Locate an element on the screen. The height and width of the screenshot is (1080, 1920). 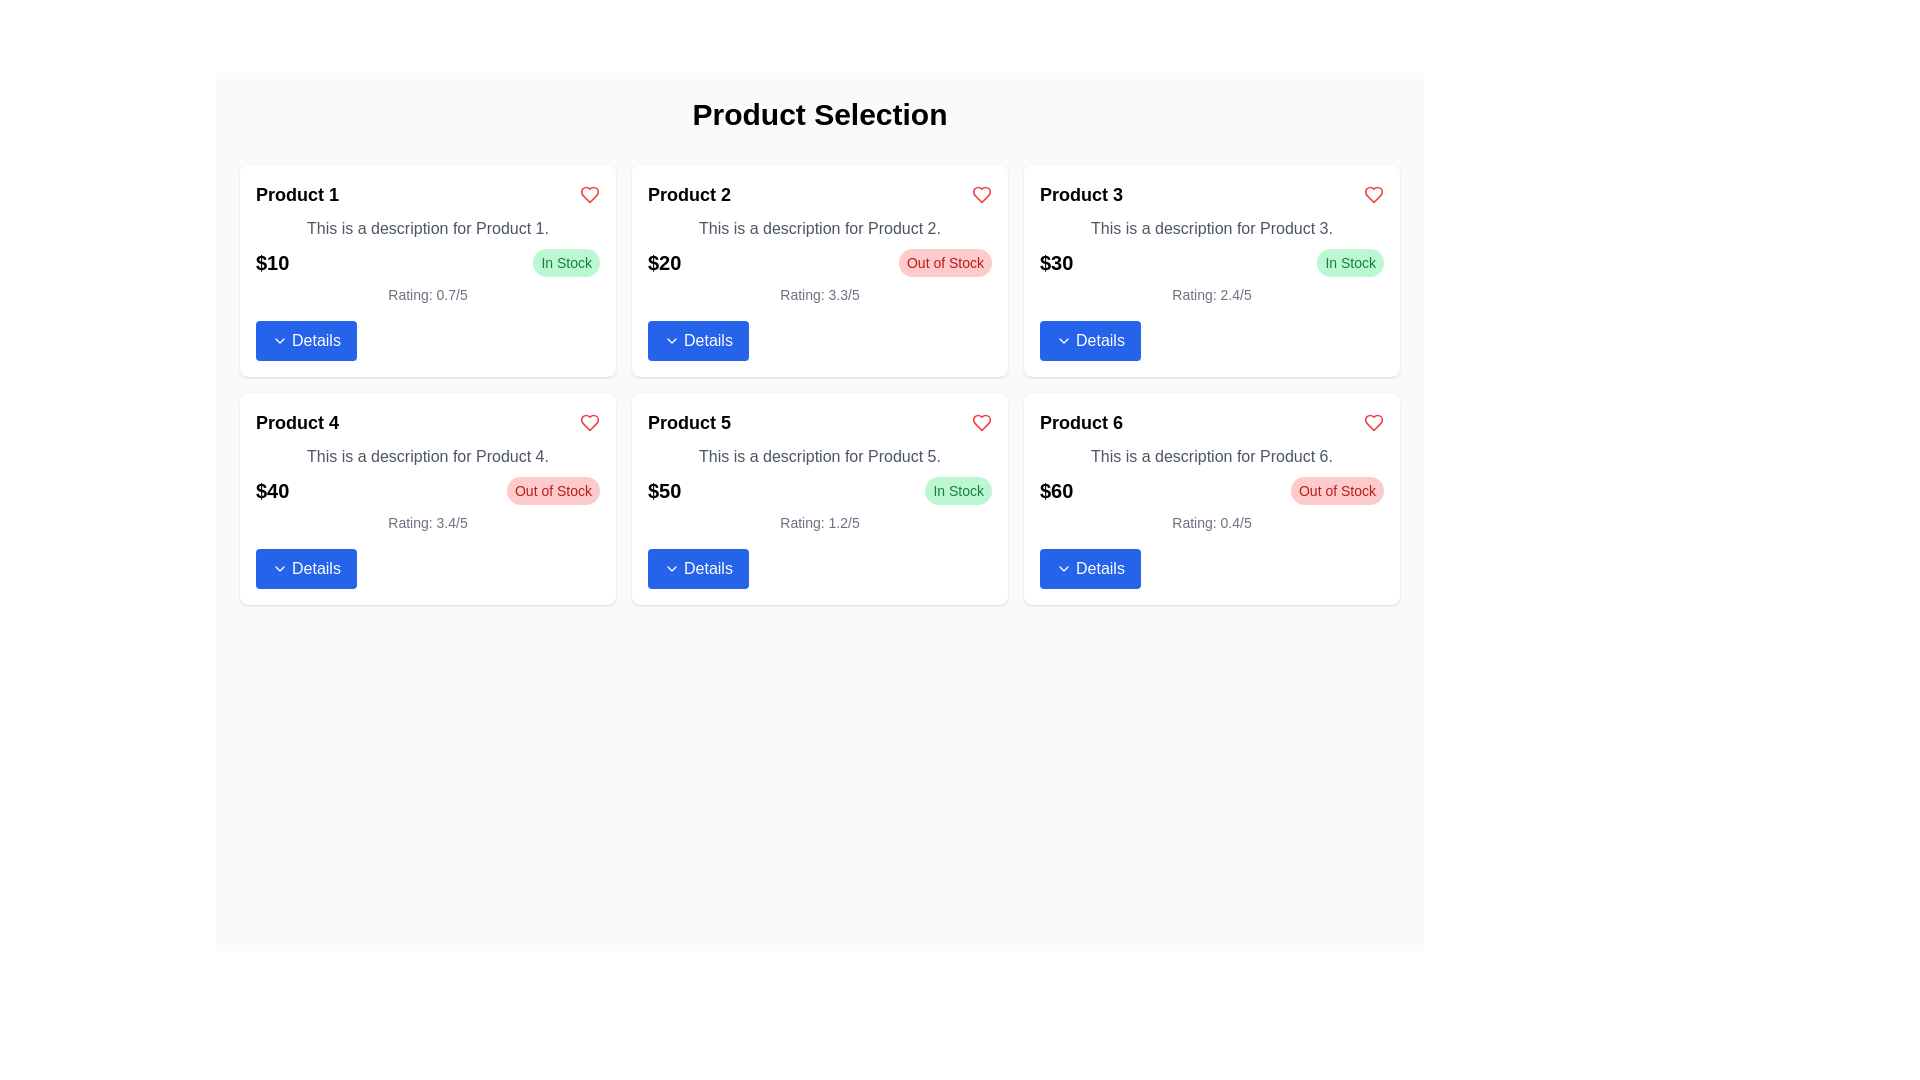
the heart-shaped interactive icon located in the upper-right corner of the 'Product 6' card is located at coordinates (1372, 422).